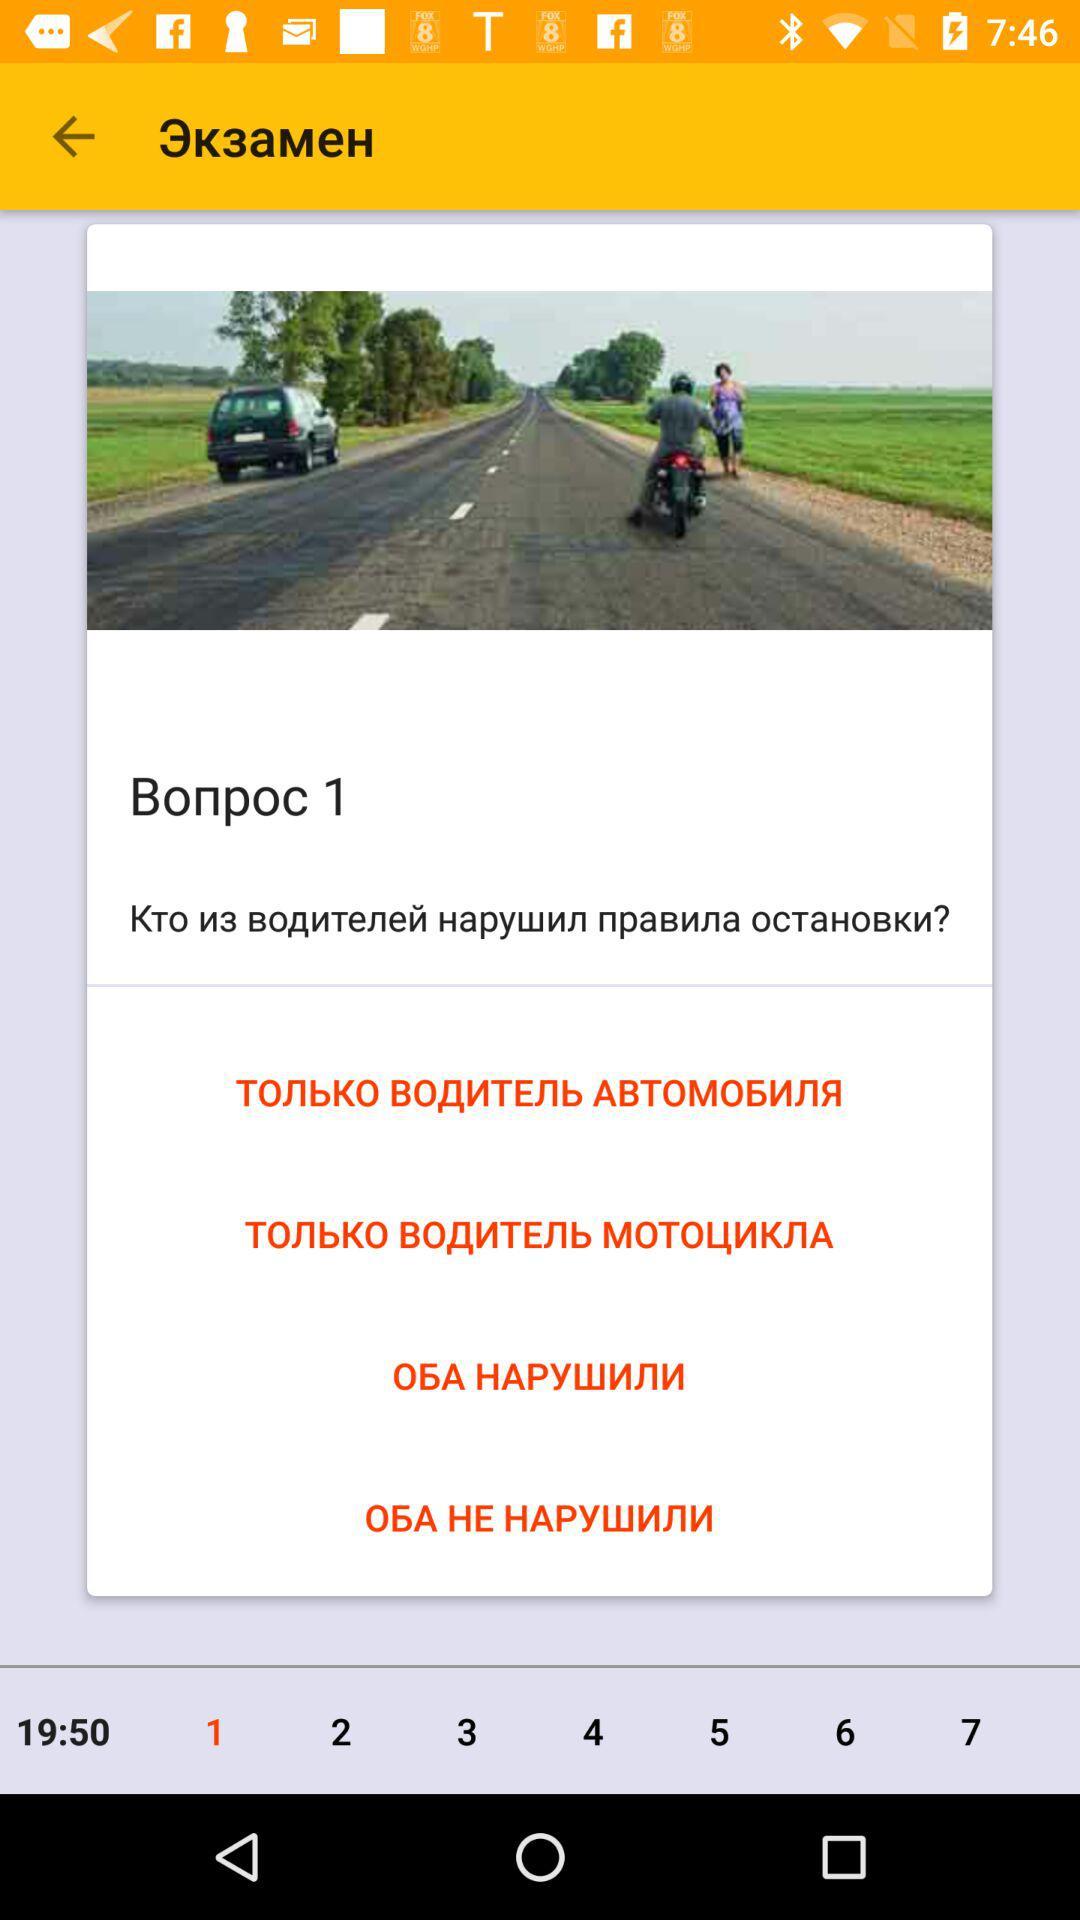  What do you see at coordinates (845, 1730) in the screenshot?
I see `the item to the right of the 5 icon` at bounding box center [845, 1730].